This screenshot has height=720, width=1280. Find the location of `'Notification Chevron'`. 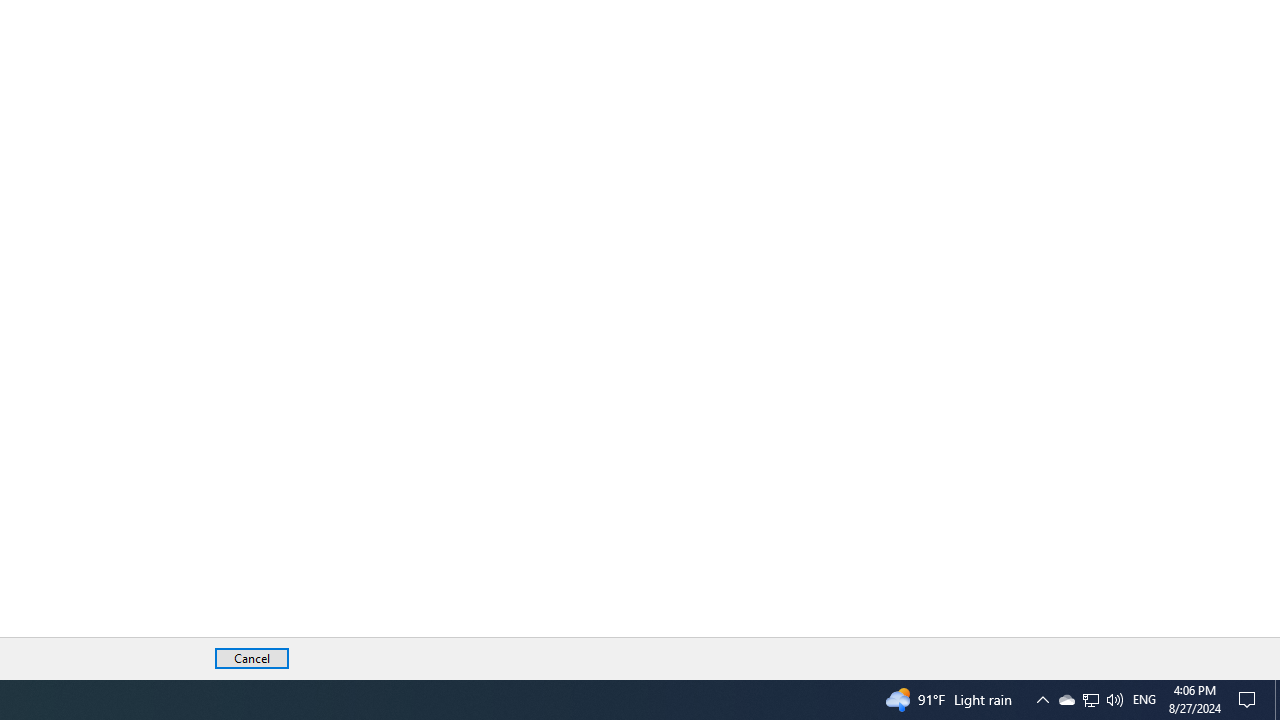

'Notification Chevron' is located at coordinates (1090, 698).